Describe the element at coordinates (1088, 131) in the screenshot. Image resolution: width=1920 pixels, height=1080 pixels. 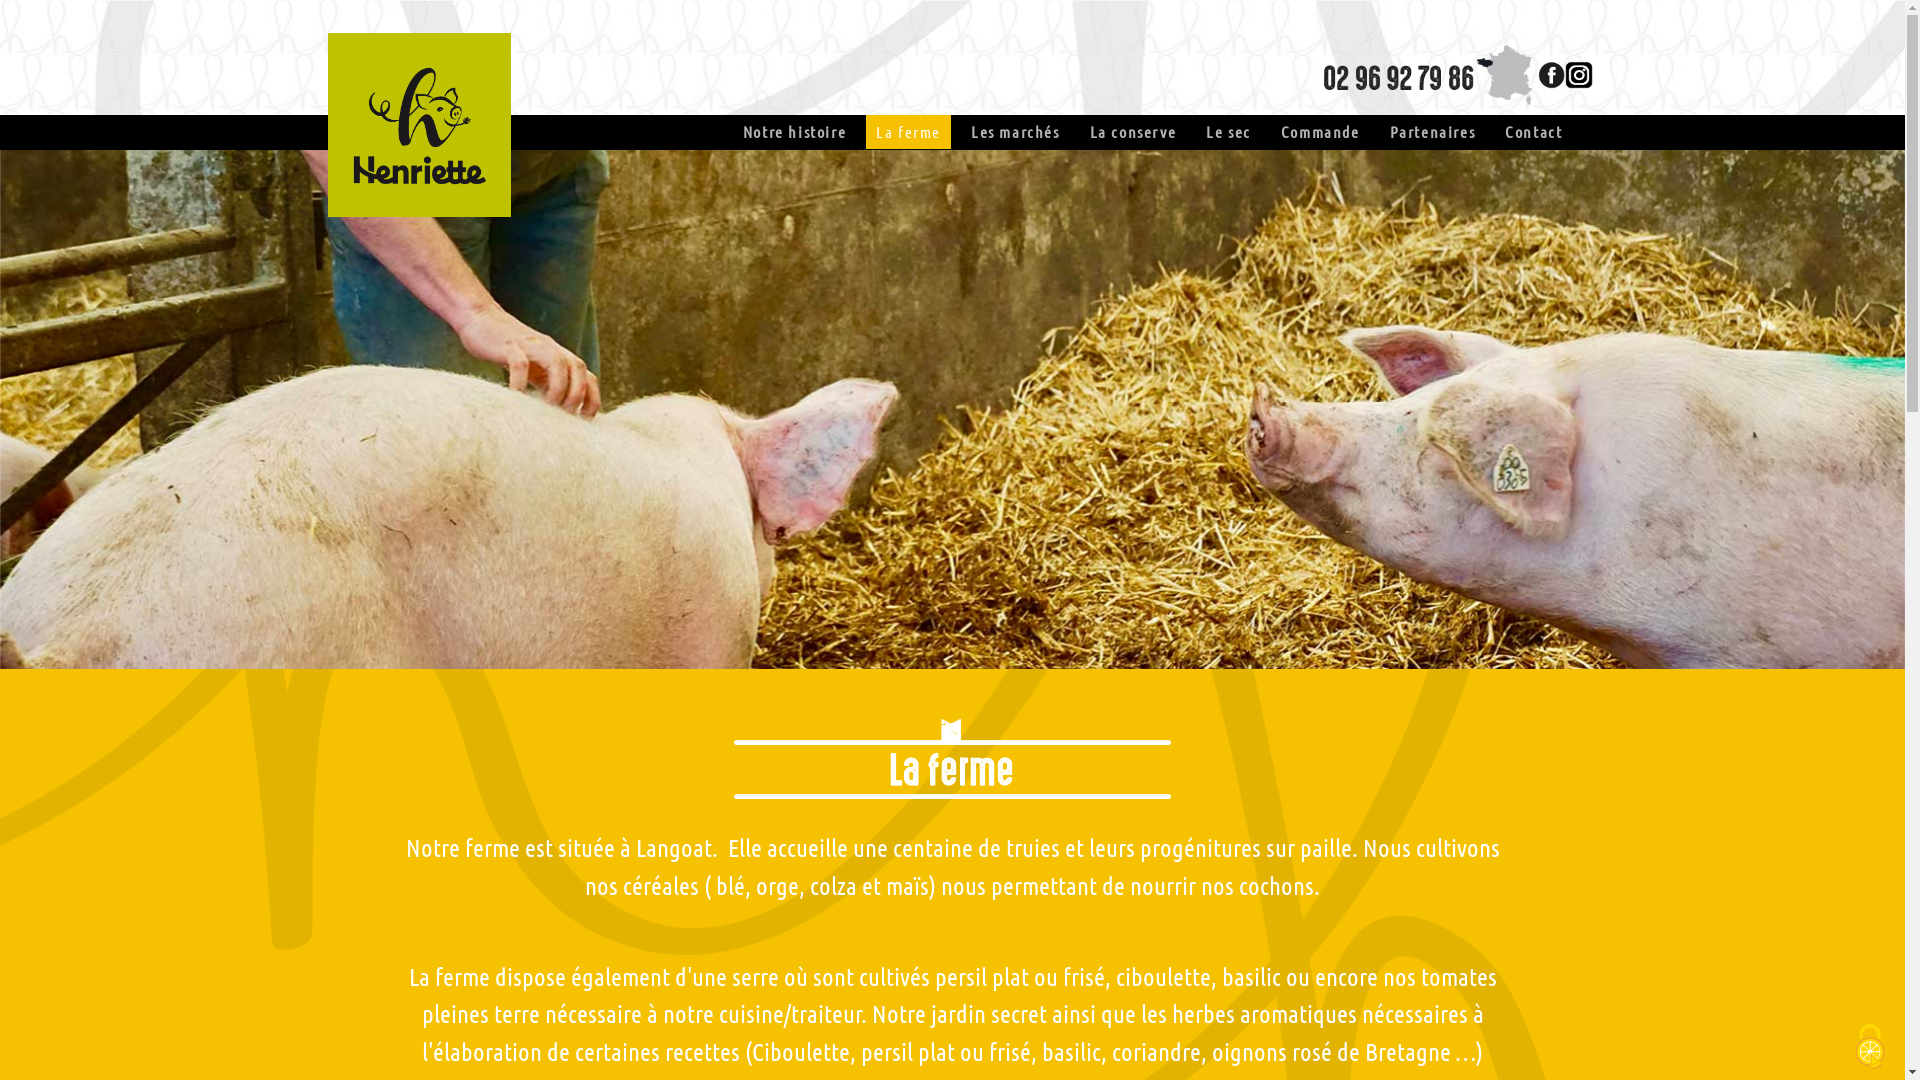
I see `'La conserve'` at that location.